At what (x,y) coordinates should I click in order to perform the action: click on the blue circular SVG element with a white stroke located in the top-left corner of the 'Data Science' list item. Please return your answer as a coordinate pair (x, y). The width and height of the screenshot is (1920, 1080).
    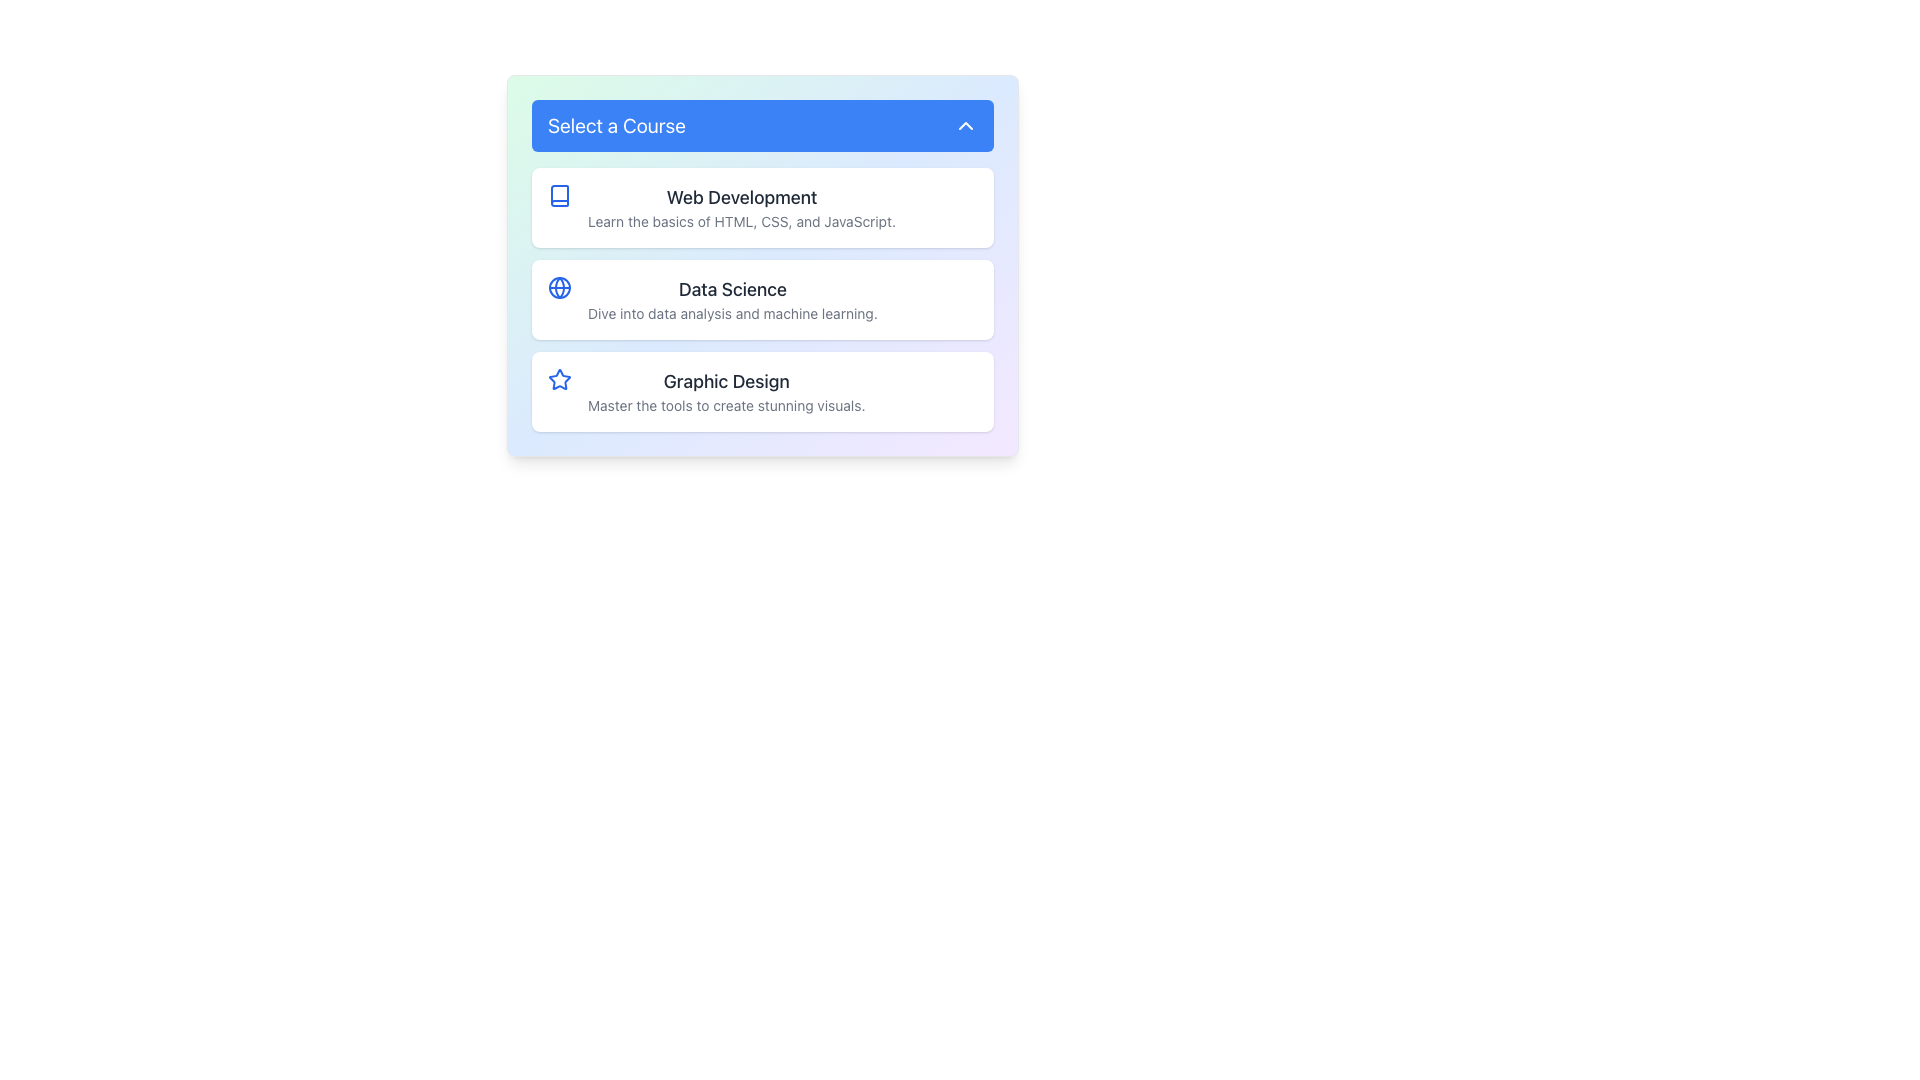
    Looking at the image, I should click on (560, 288).